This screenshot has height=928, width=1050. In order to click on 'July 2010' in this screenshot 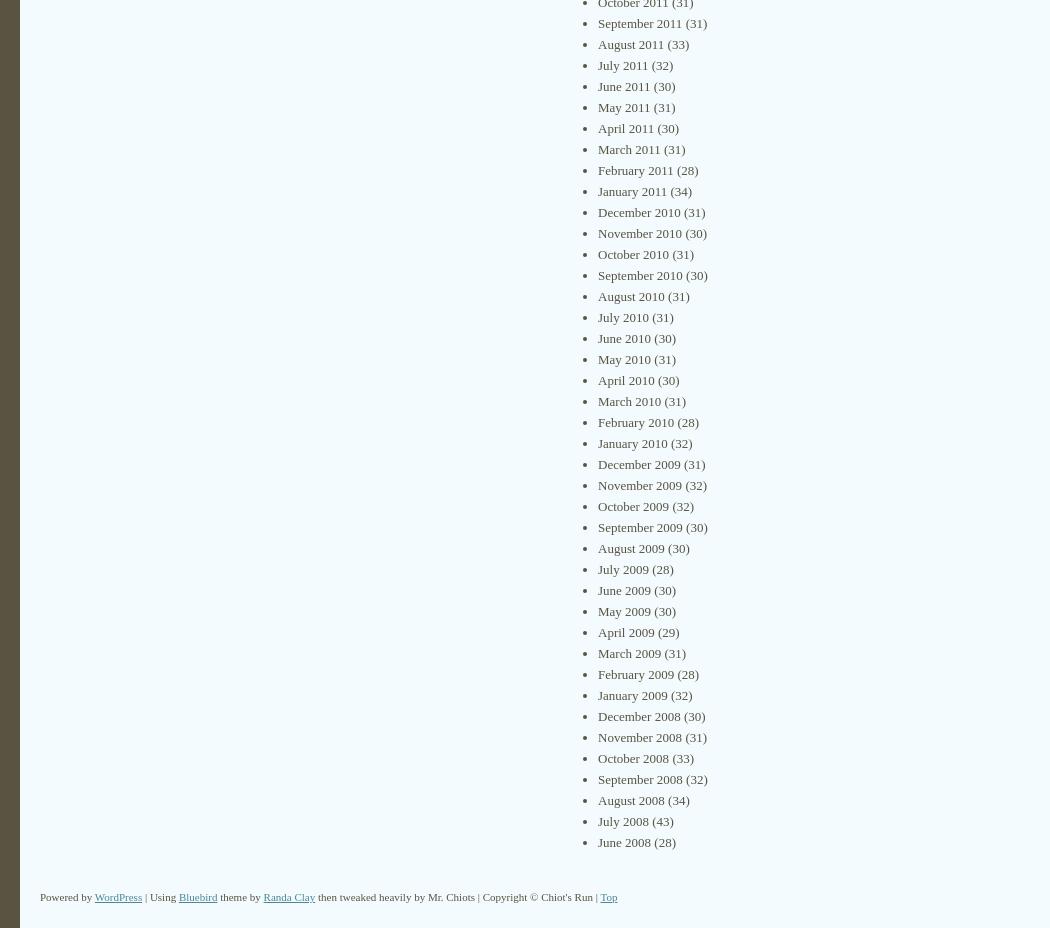, I will do `click(622, 316)`.